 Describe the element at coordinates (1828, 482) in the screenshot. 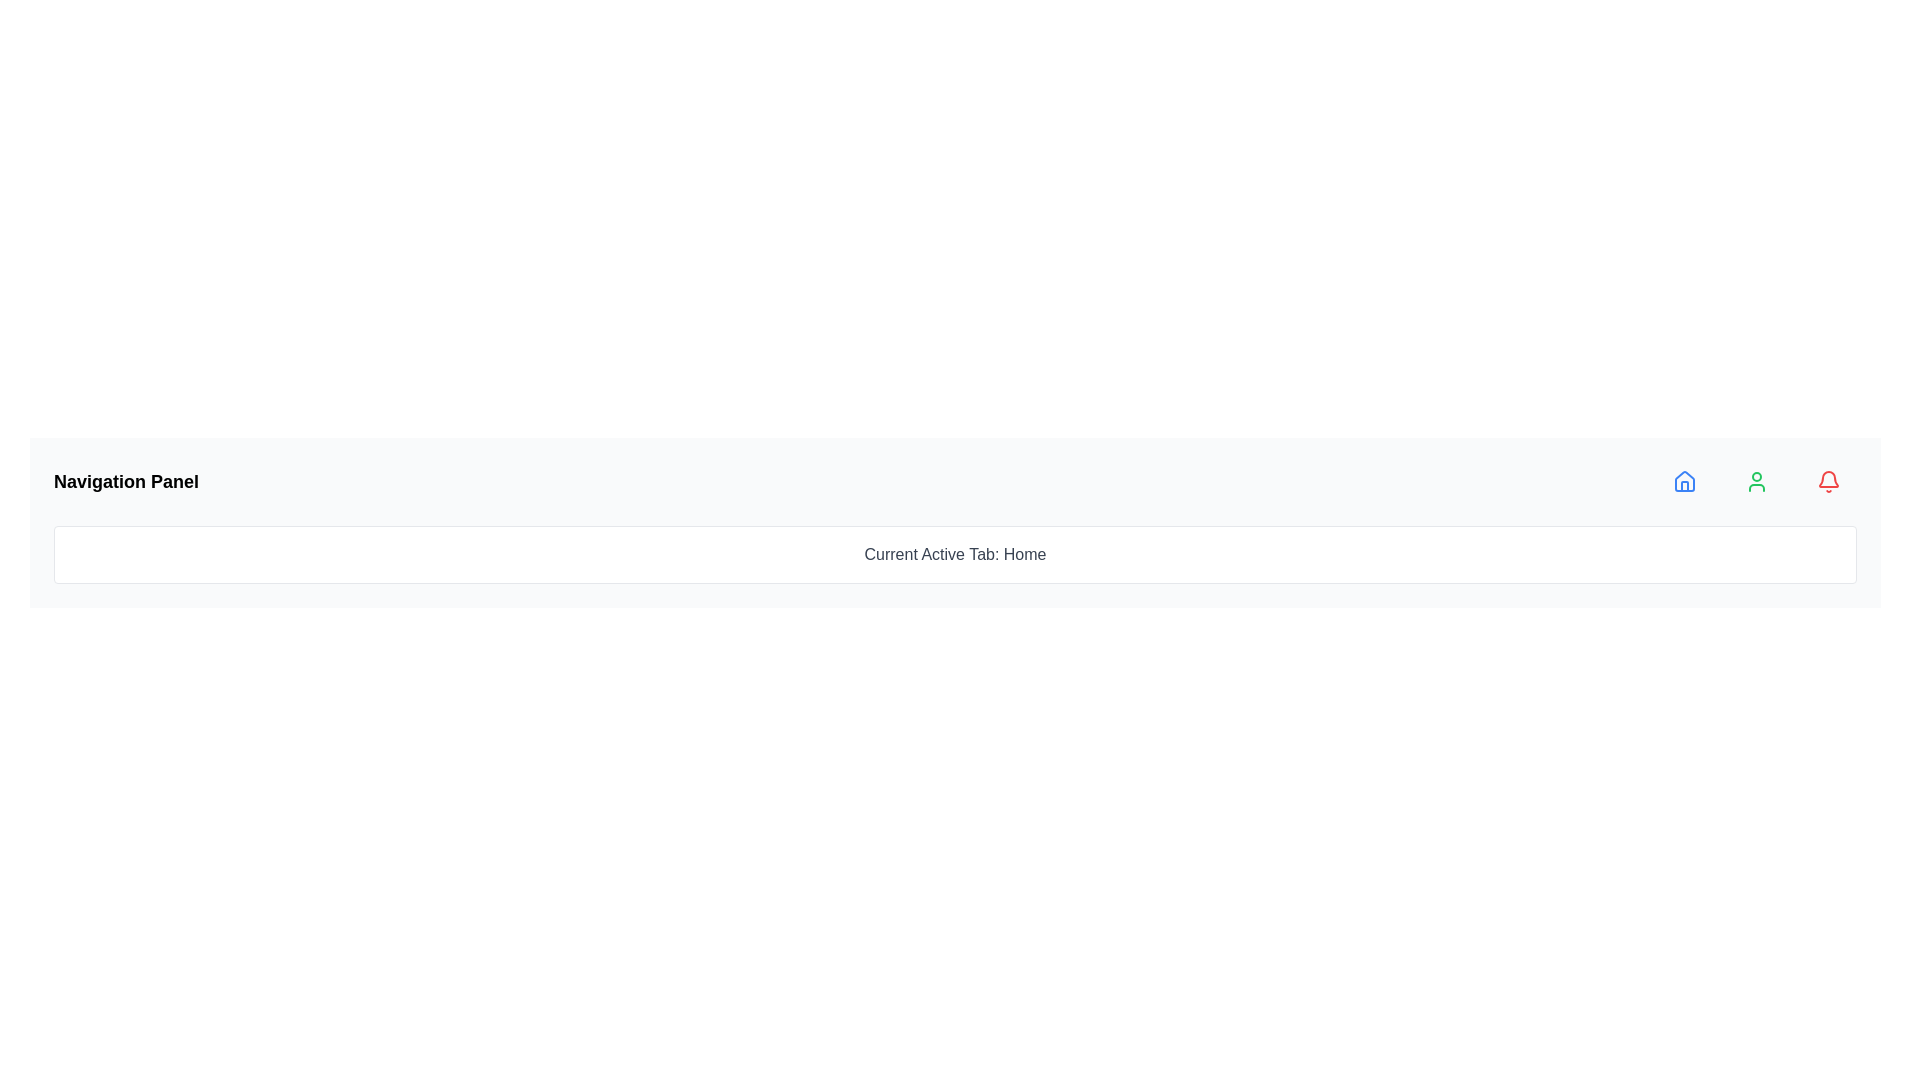

I see `the notification indicator icon located at the far-right end of the top navigation bar` at that location.